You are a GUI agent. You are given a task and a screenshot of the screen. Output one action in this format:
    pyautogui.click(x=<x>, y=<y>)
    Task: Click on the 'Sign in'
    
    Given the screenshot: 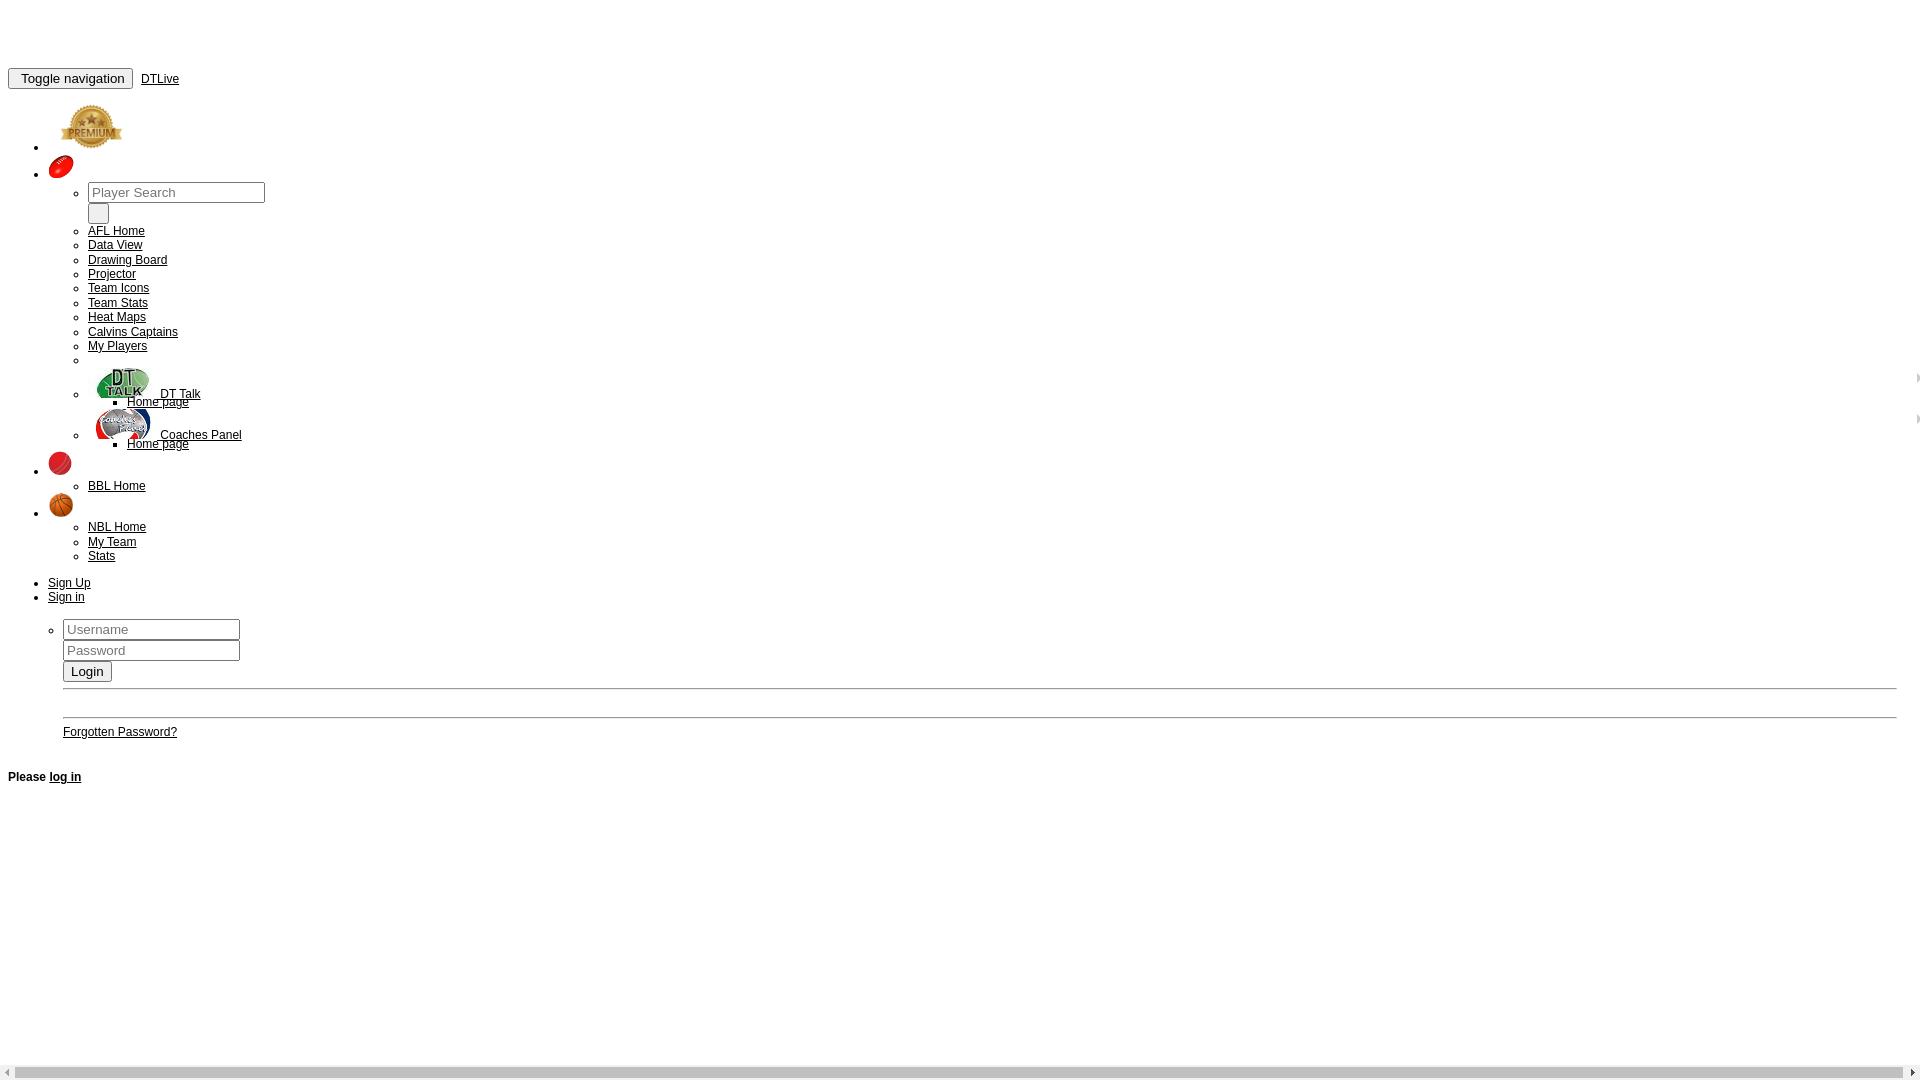 What is the action you would take?
    pyautogui.click(x=66, y=596)
    